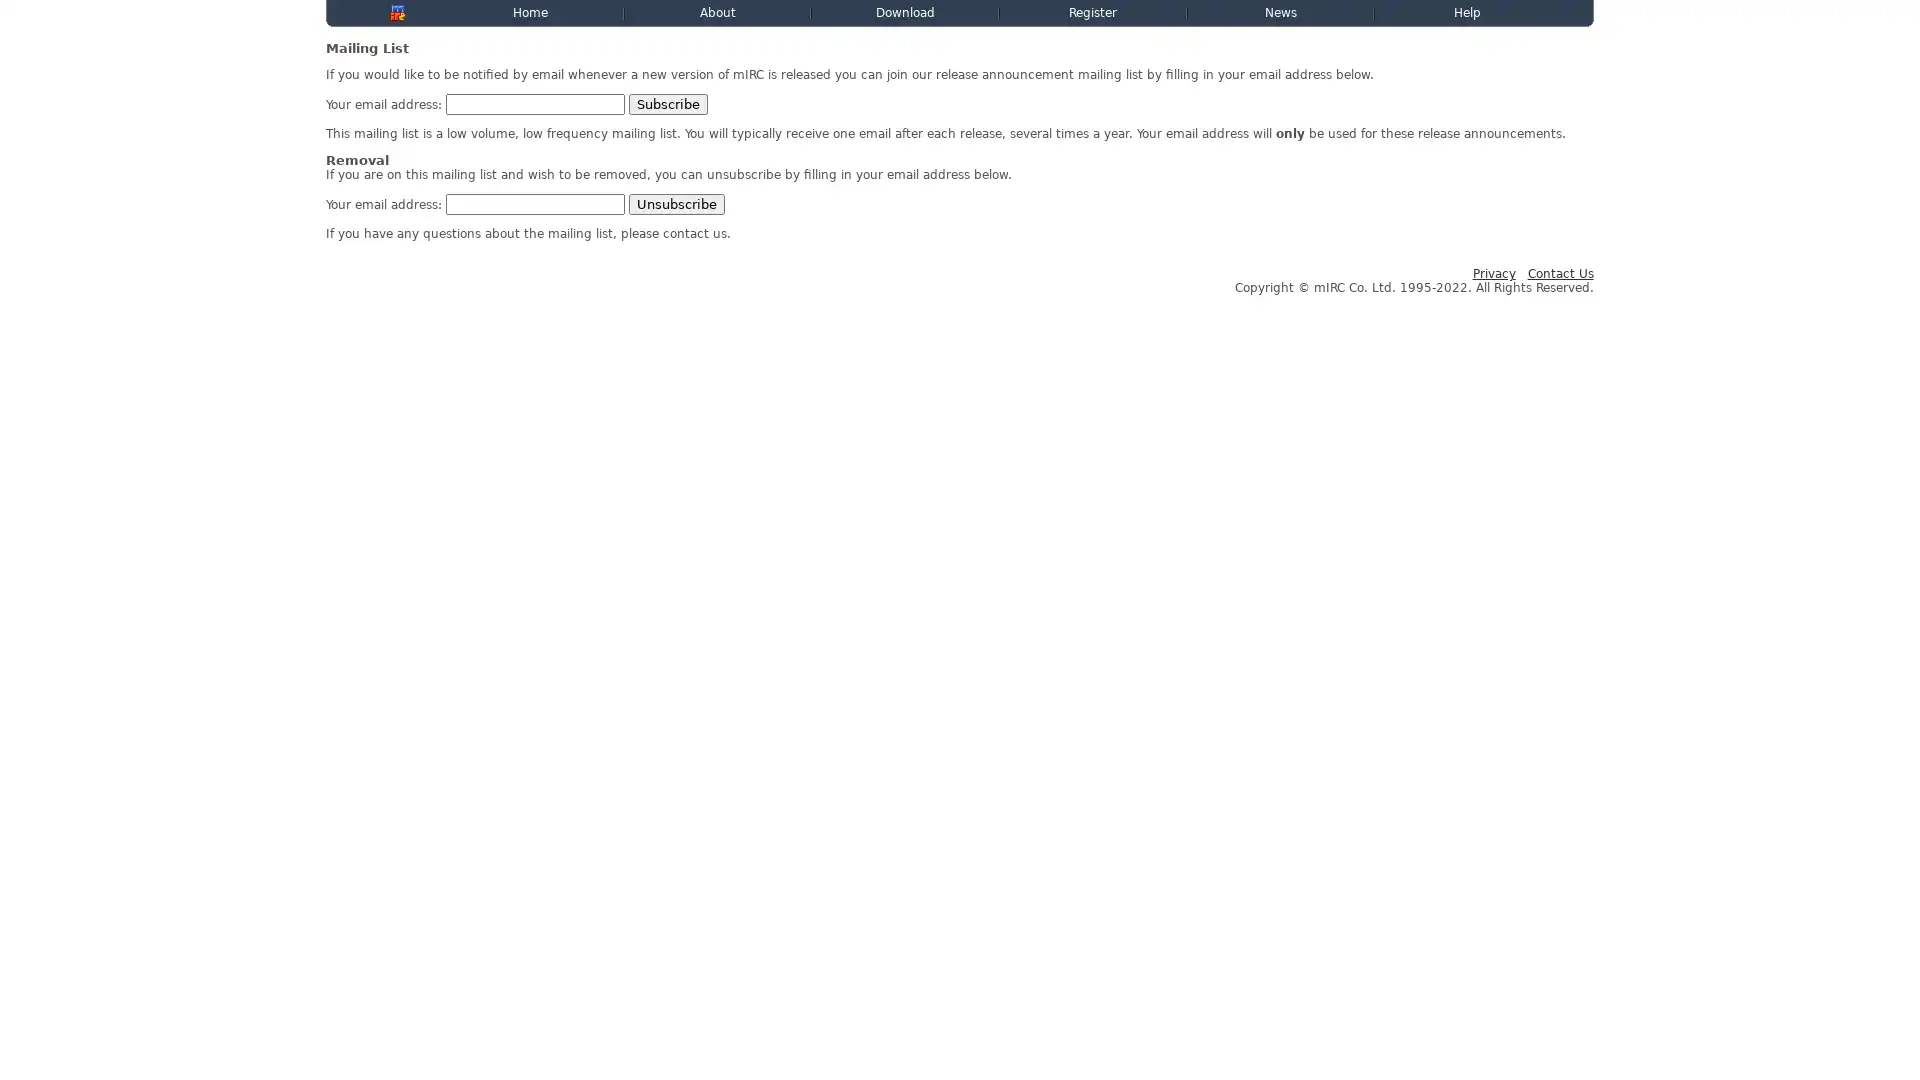 The image size is (1920, 1080). Describe the element at coordinates (668, 104) in the screenshot. I see `Subscribe` at that location.